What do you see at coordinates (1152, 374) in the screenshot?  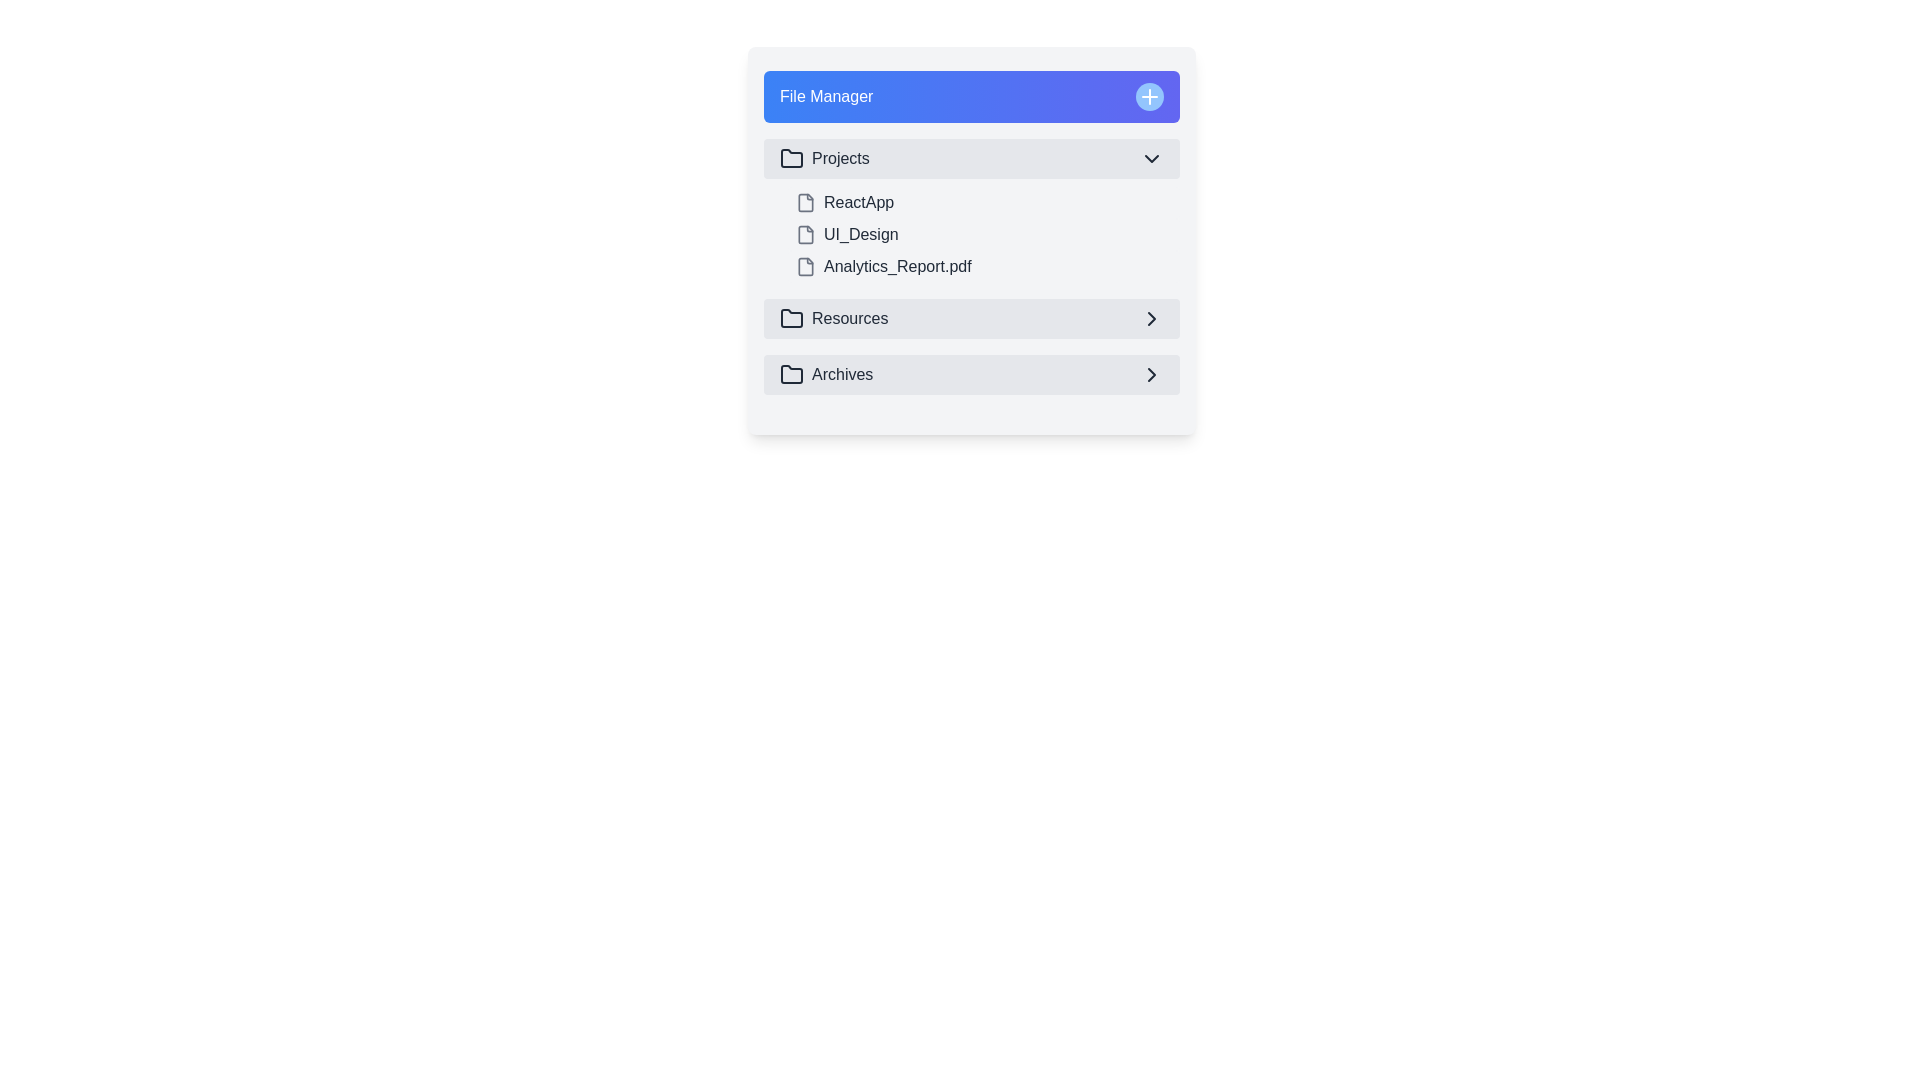 I see `the rightwards arrow icon associated with the 'Archives' entry` at bounding box center [1152, 374].